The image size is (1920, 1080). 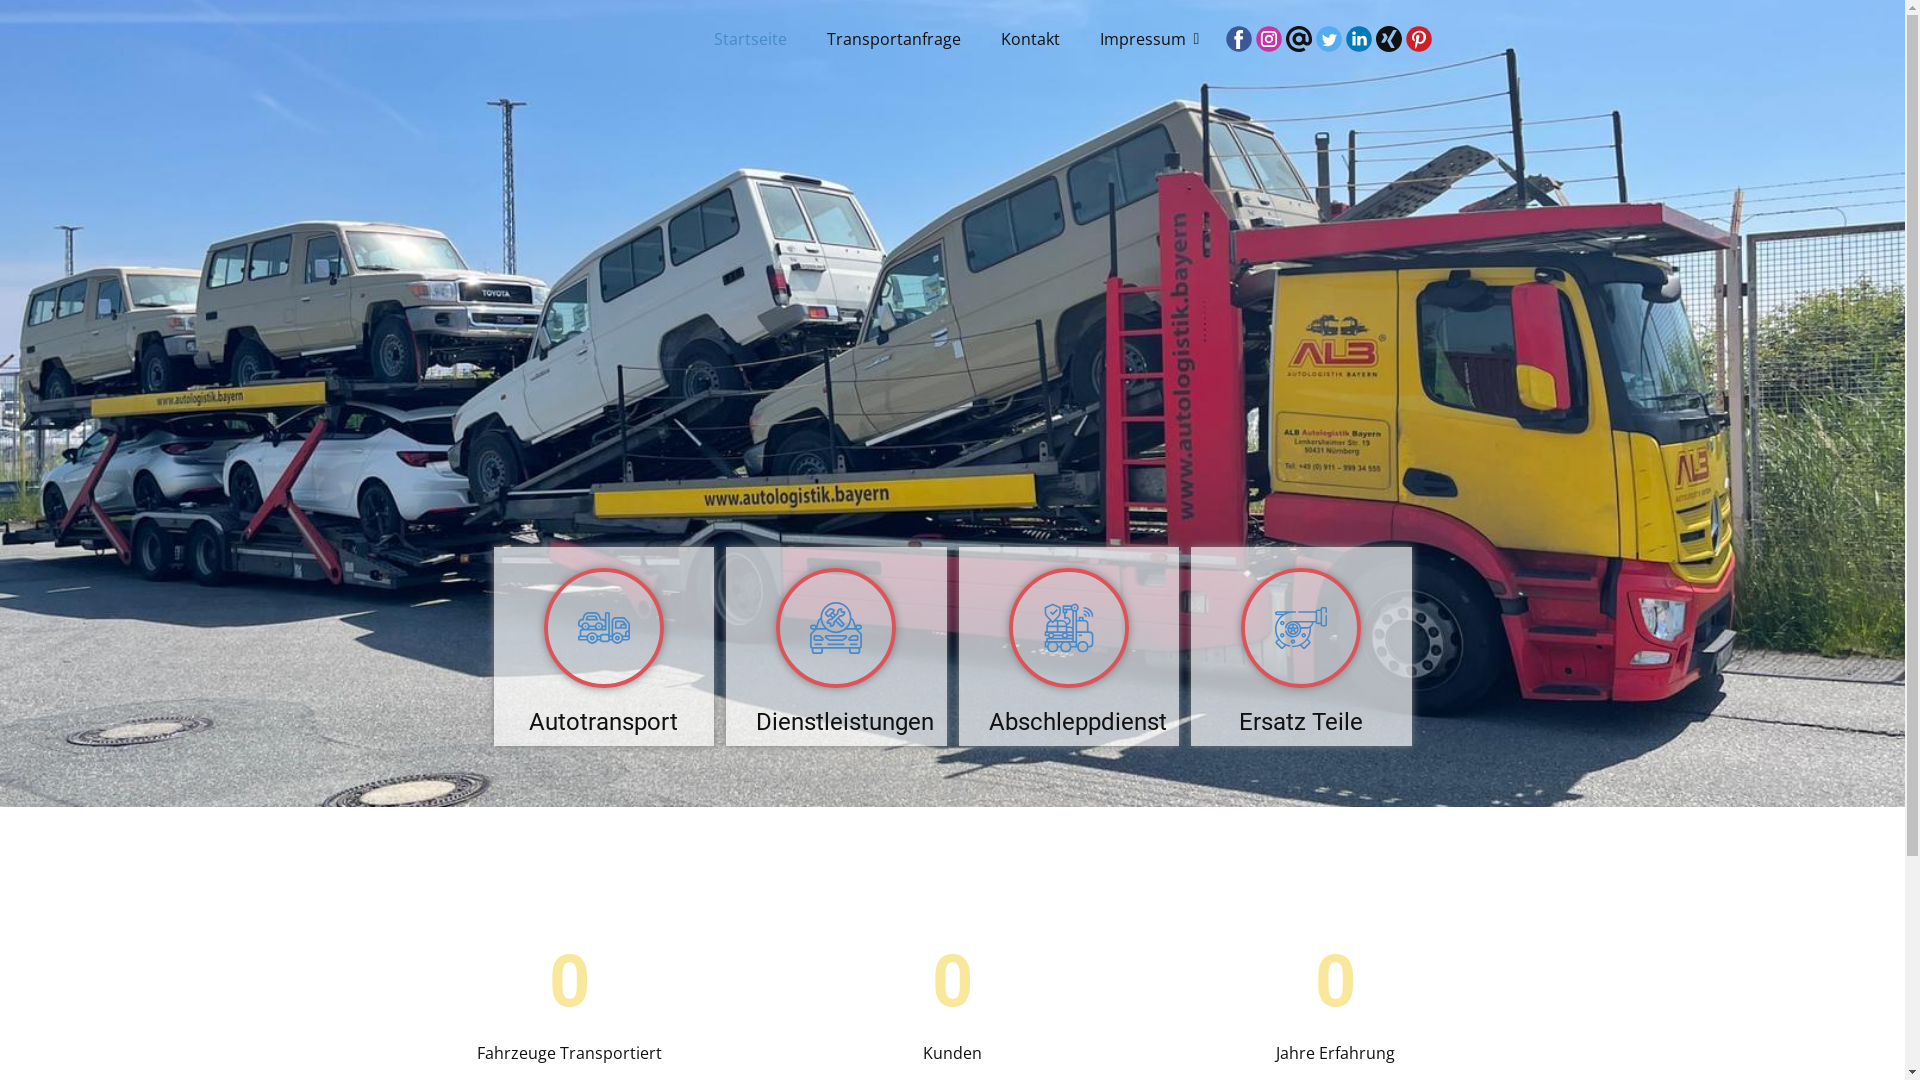 What do you see at coordinates (1387, 38) in the screenshot?
I see `'Xing'` at bounding box center [1387, 38].